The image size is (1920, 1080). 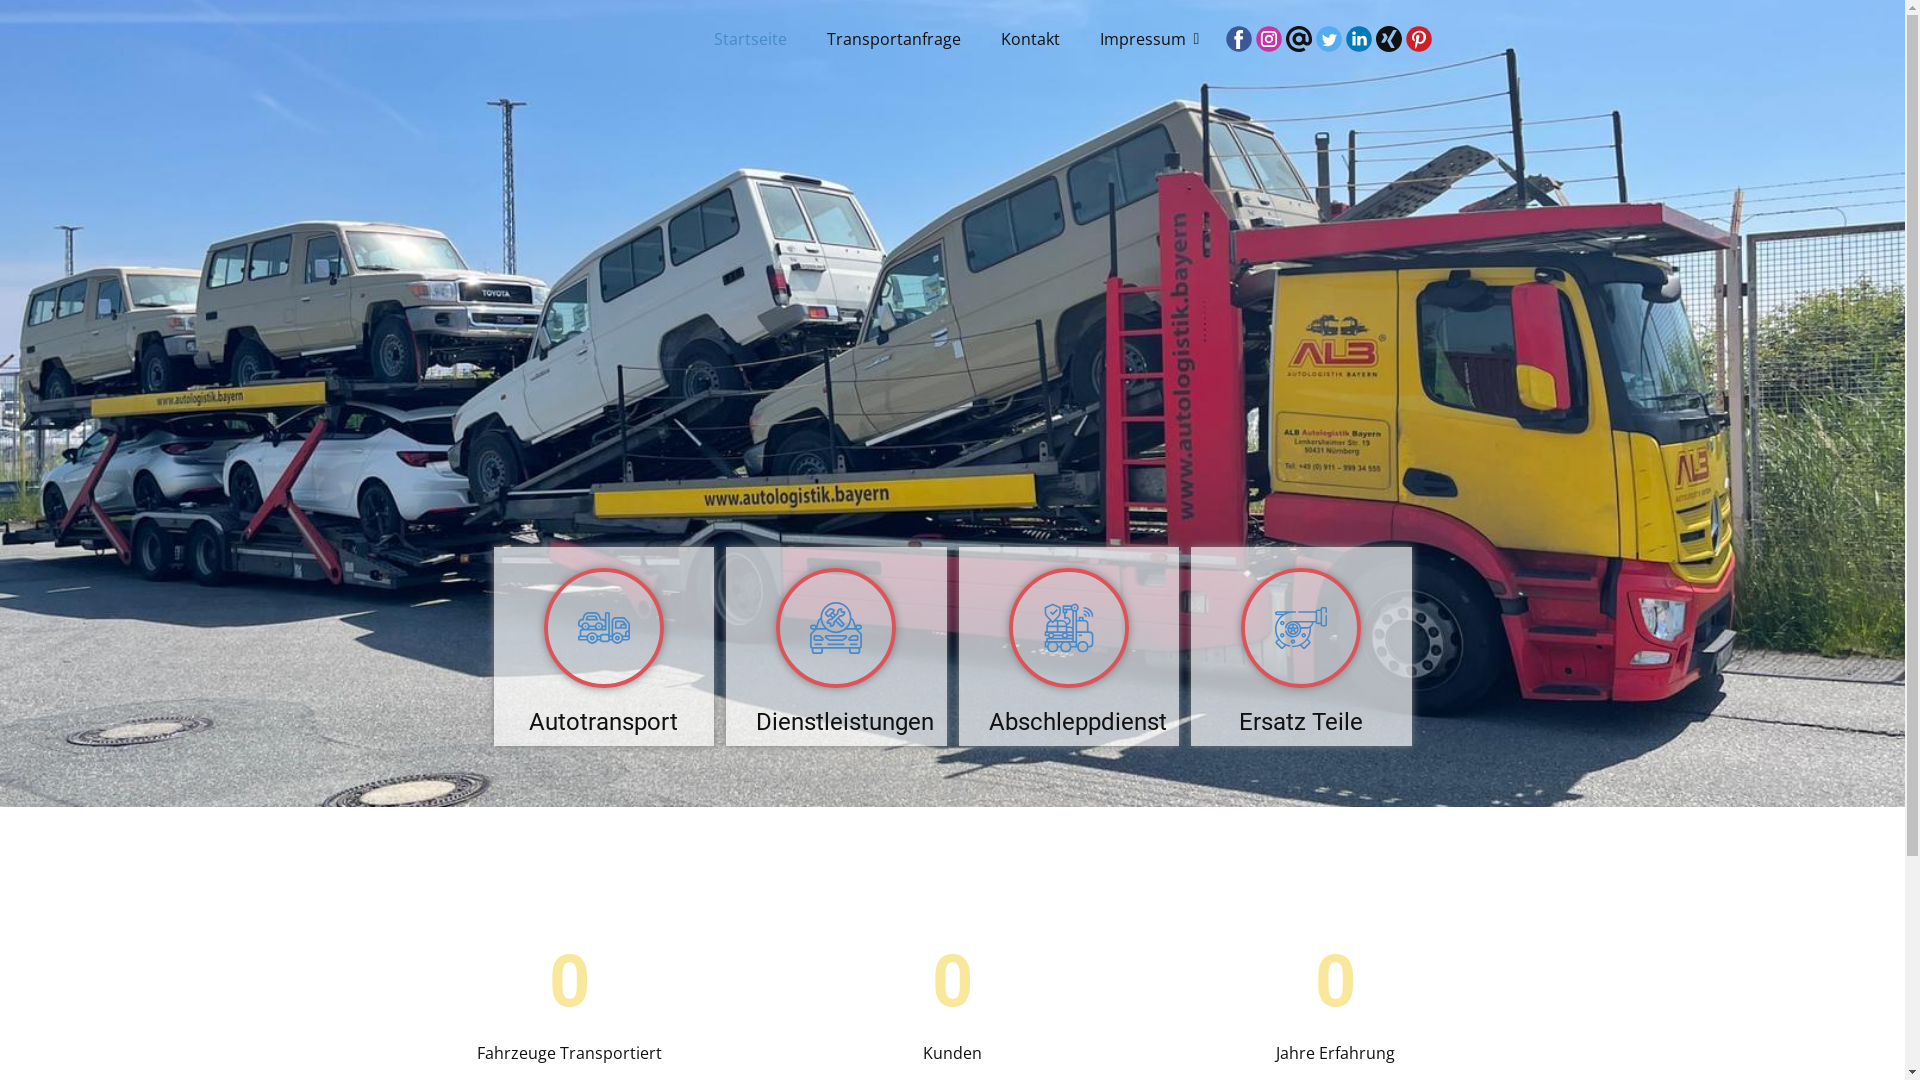 What do you see at coordinates (1387, 38) in the screenshot?
I see `'Xing'` at bounding box center [1387, 38].